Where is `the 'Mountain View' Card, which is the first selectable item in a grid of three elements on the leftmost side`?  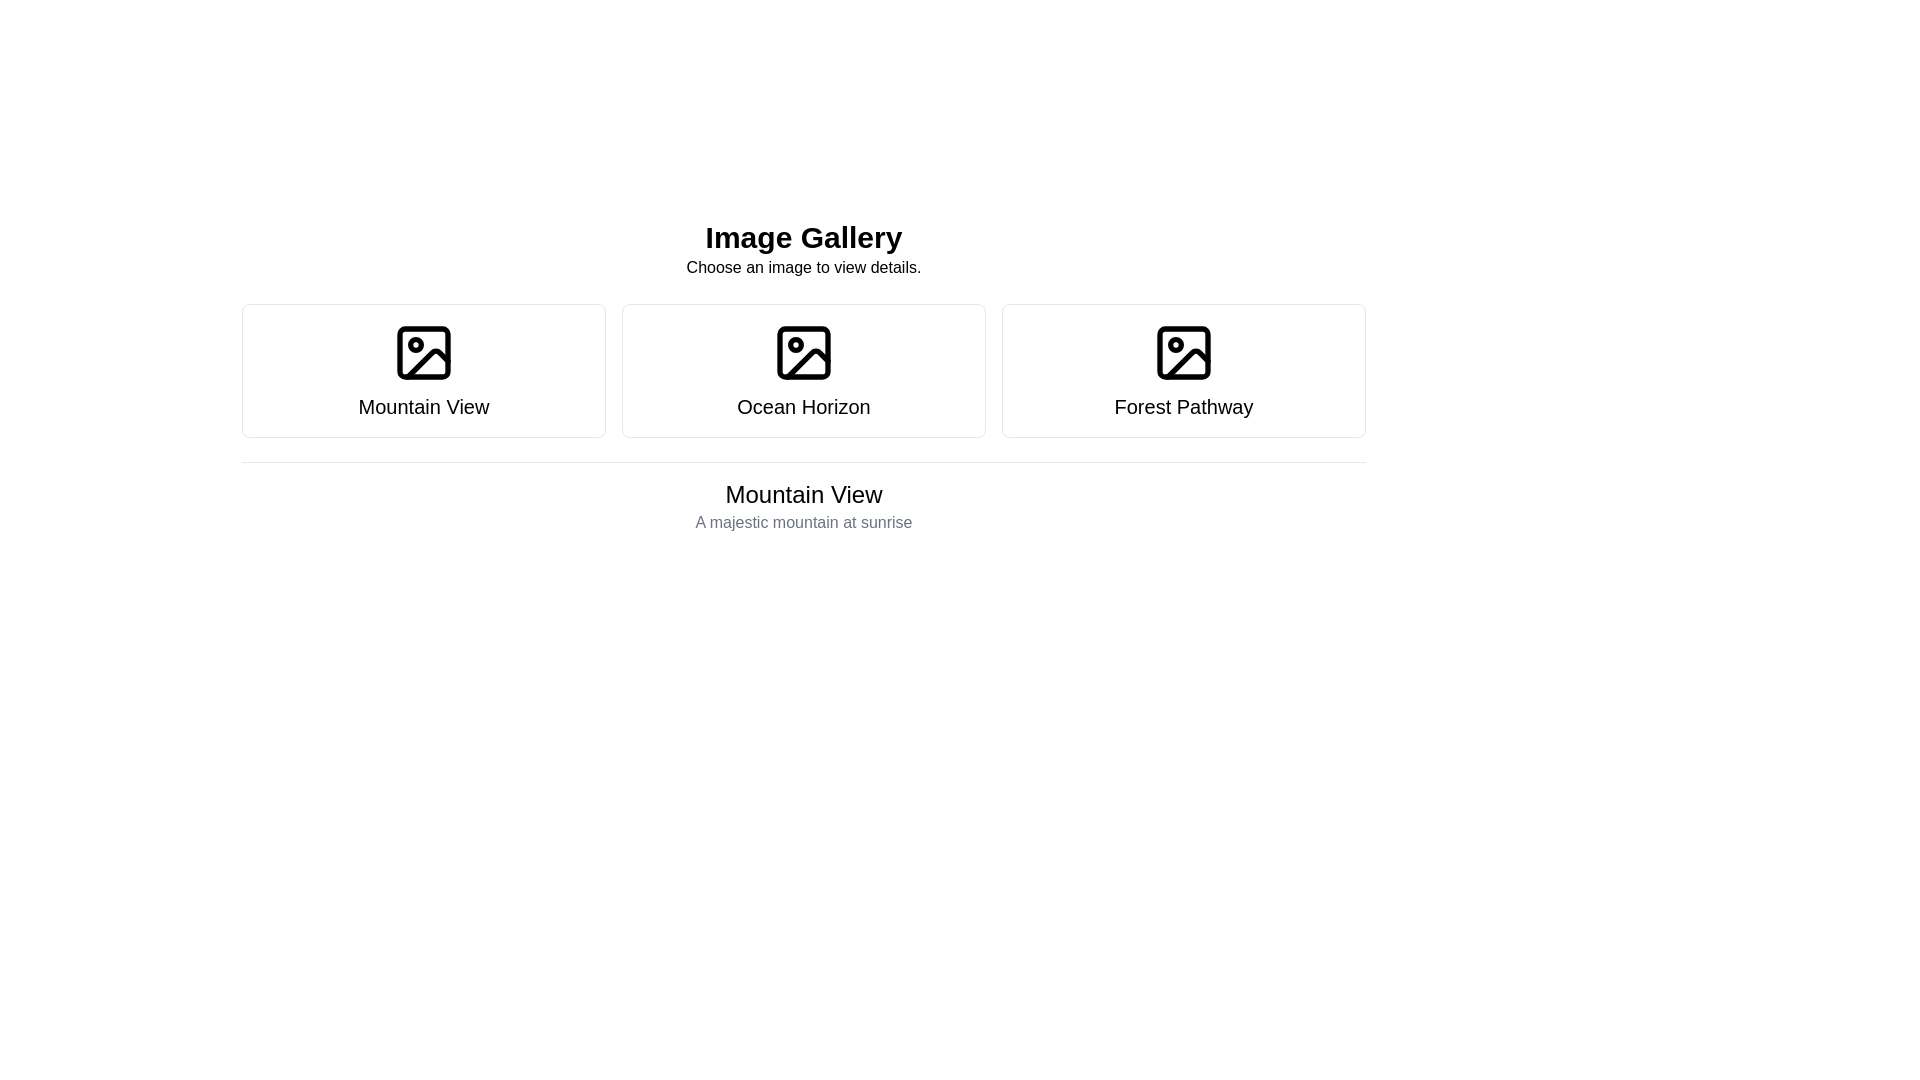
the 'Mountain View' Card, which is the first selectable item in a grid of three elements on the leftmost side is located at coordinates (422, 370).